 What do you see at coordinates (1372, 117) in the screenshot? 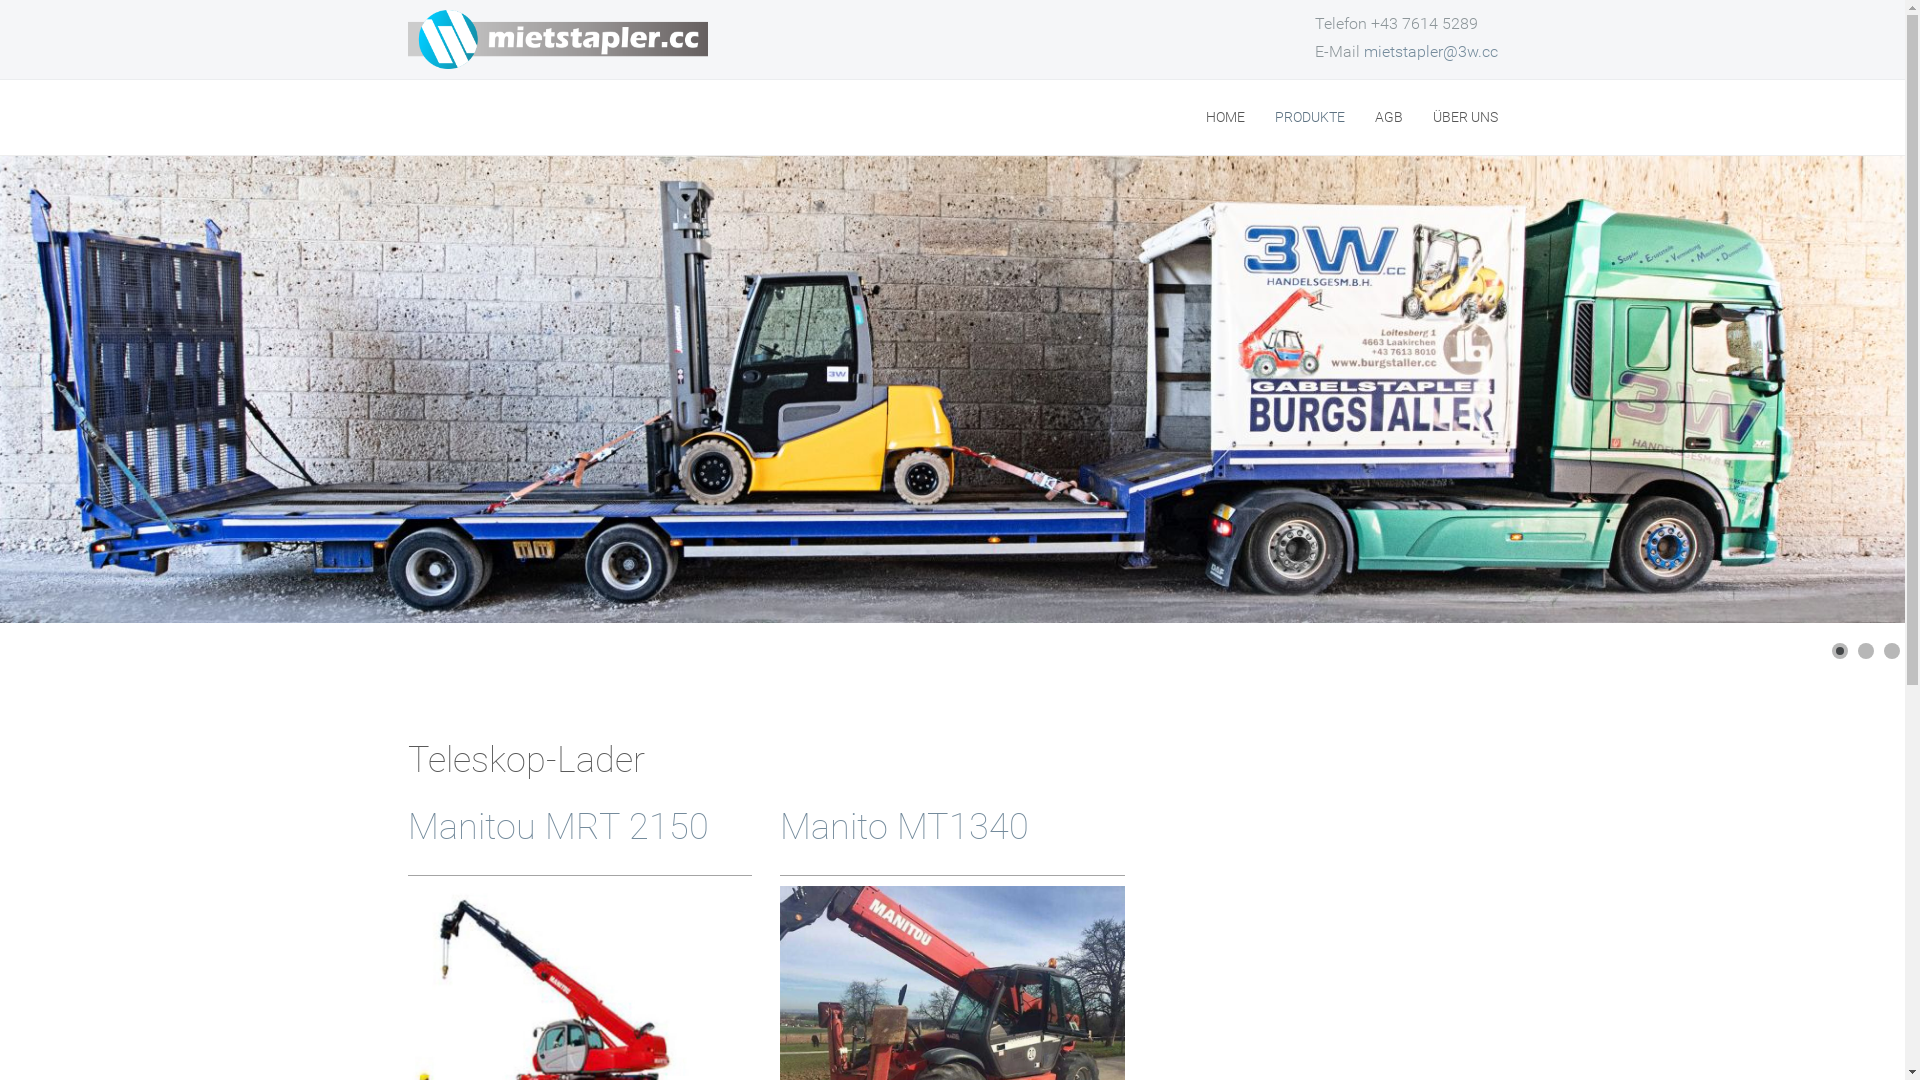
I see `'AGB'` at bounding box center [1372, 117].